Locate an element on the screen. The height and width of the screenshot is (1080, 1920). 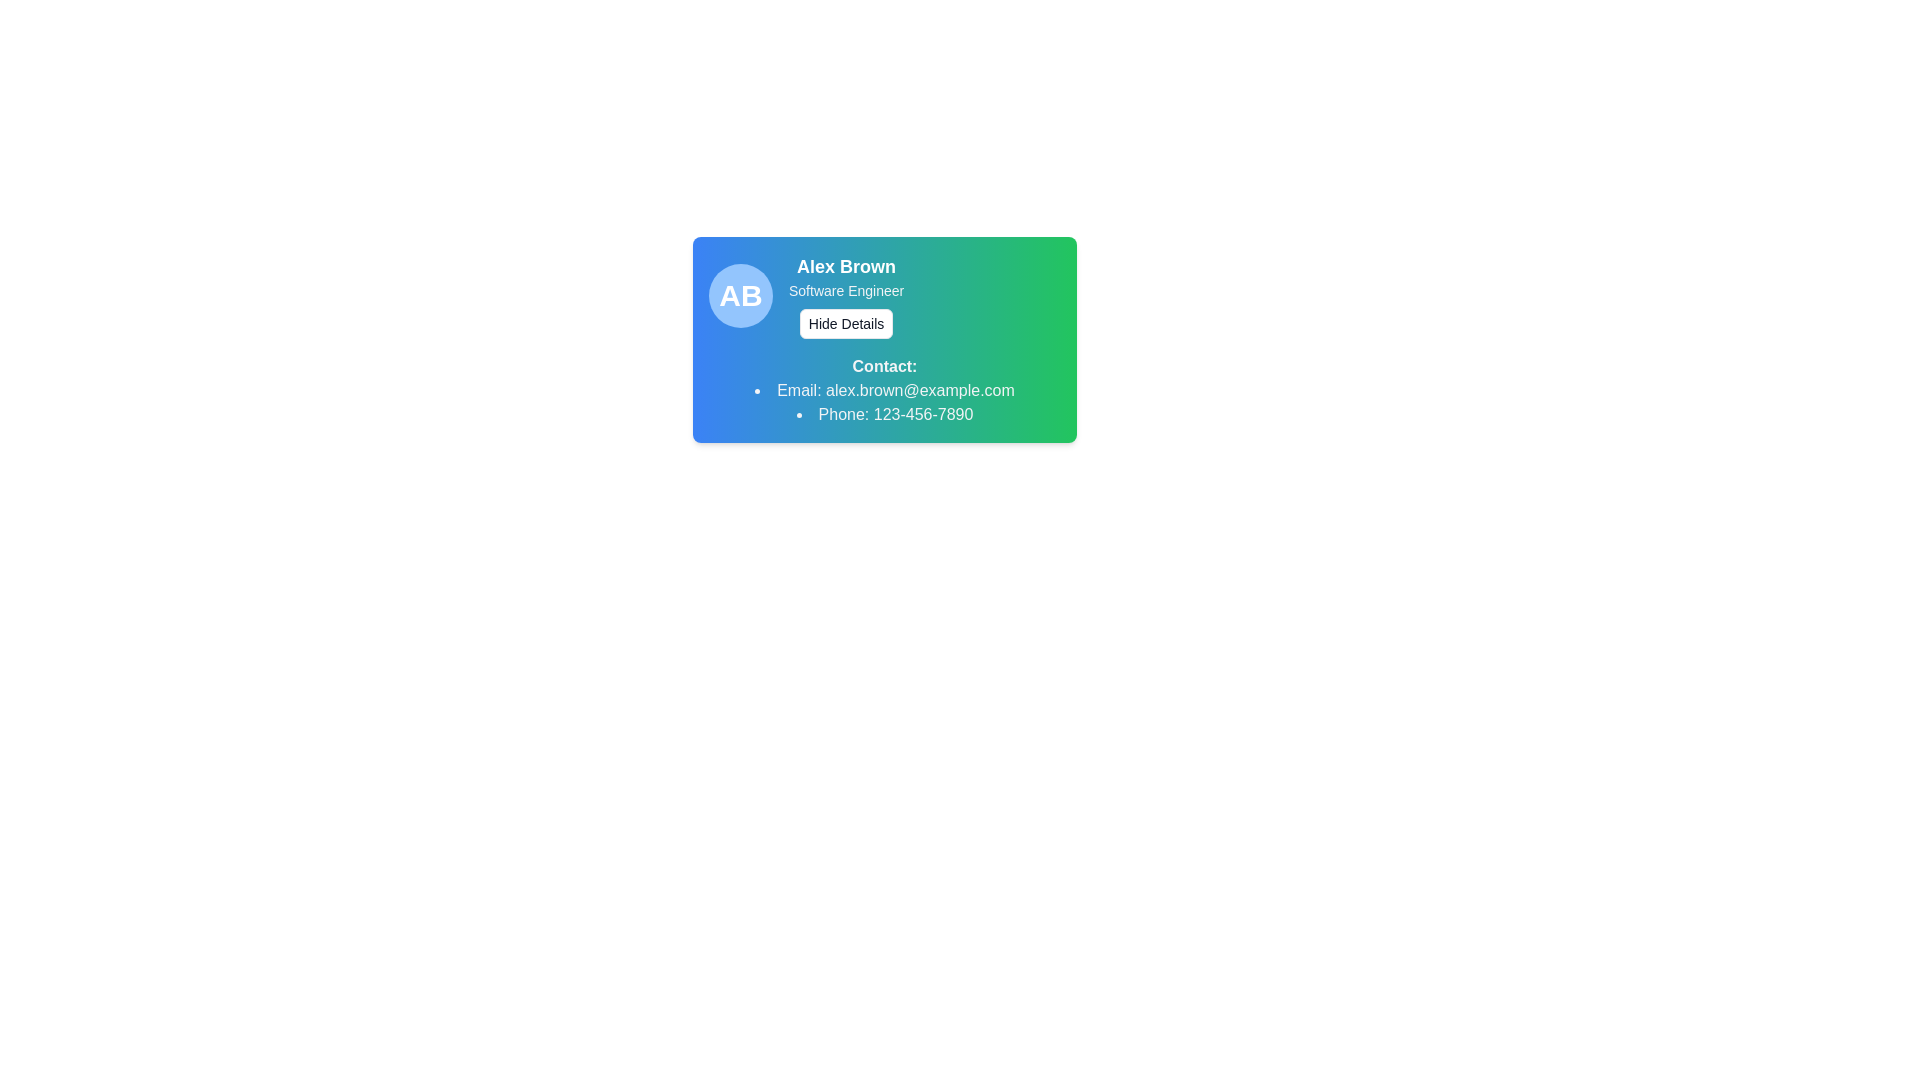
the text label indicating the professional role 'Software Engineer', which is located below 'Alex Brown' and above the 'Hide Details' button, in the upper half of a card with a blue-green gradient background is located at coordinates (846, 290).